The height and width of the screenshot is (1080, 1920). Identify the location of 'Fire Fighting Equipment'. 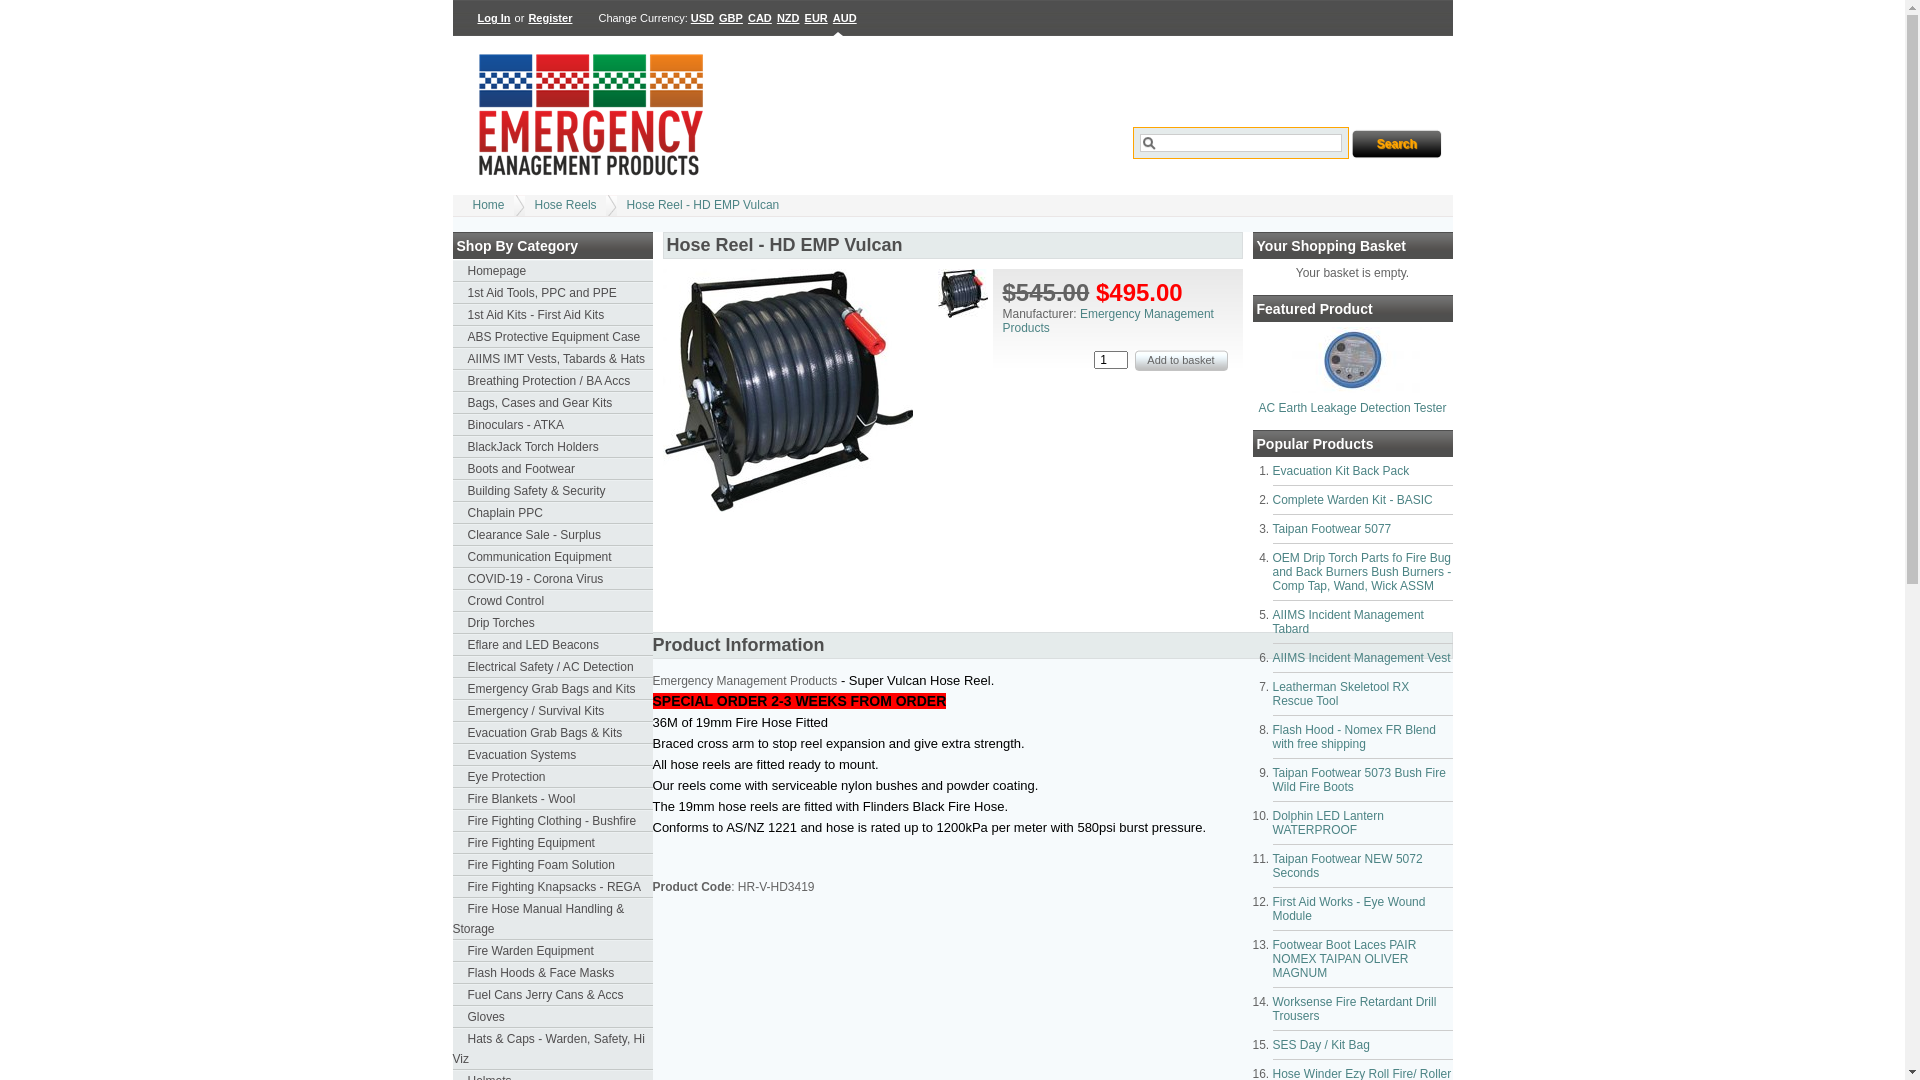
(552, 843).